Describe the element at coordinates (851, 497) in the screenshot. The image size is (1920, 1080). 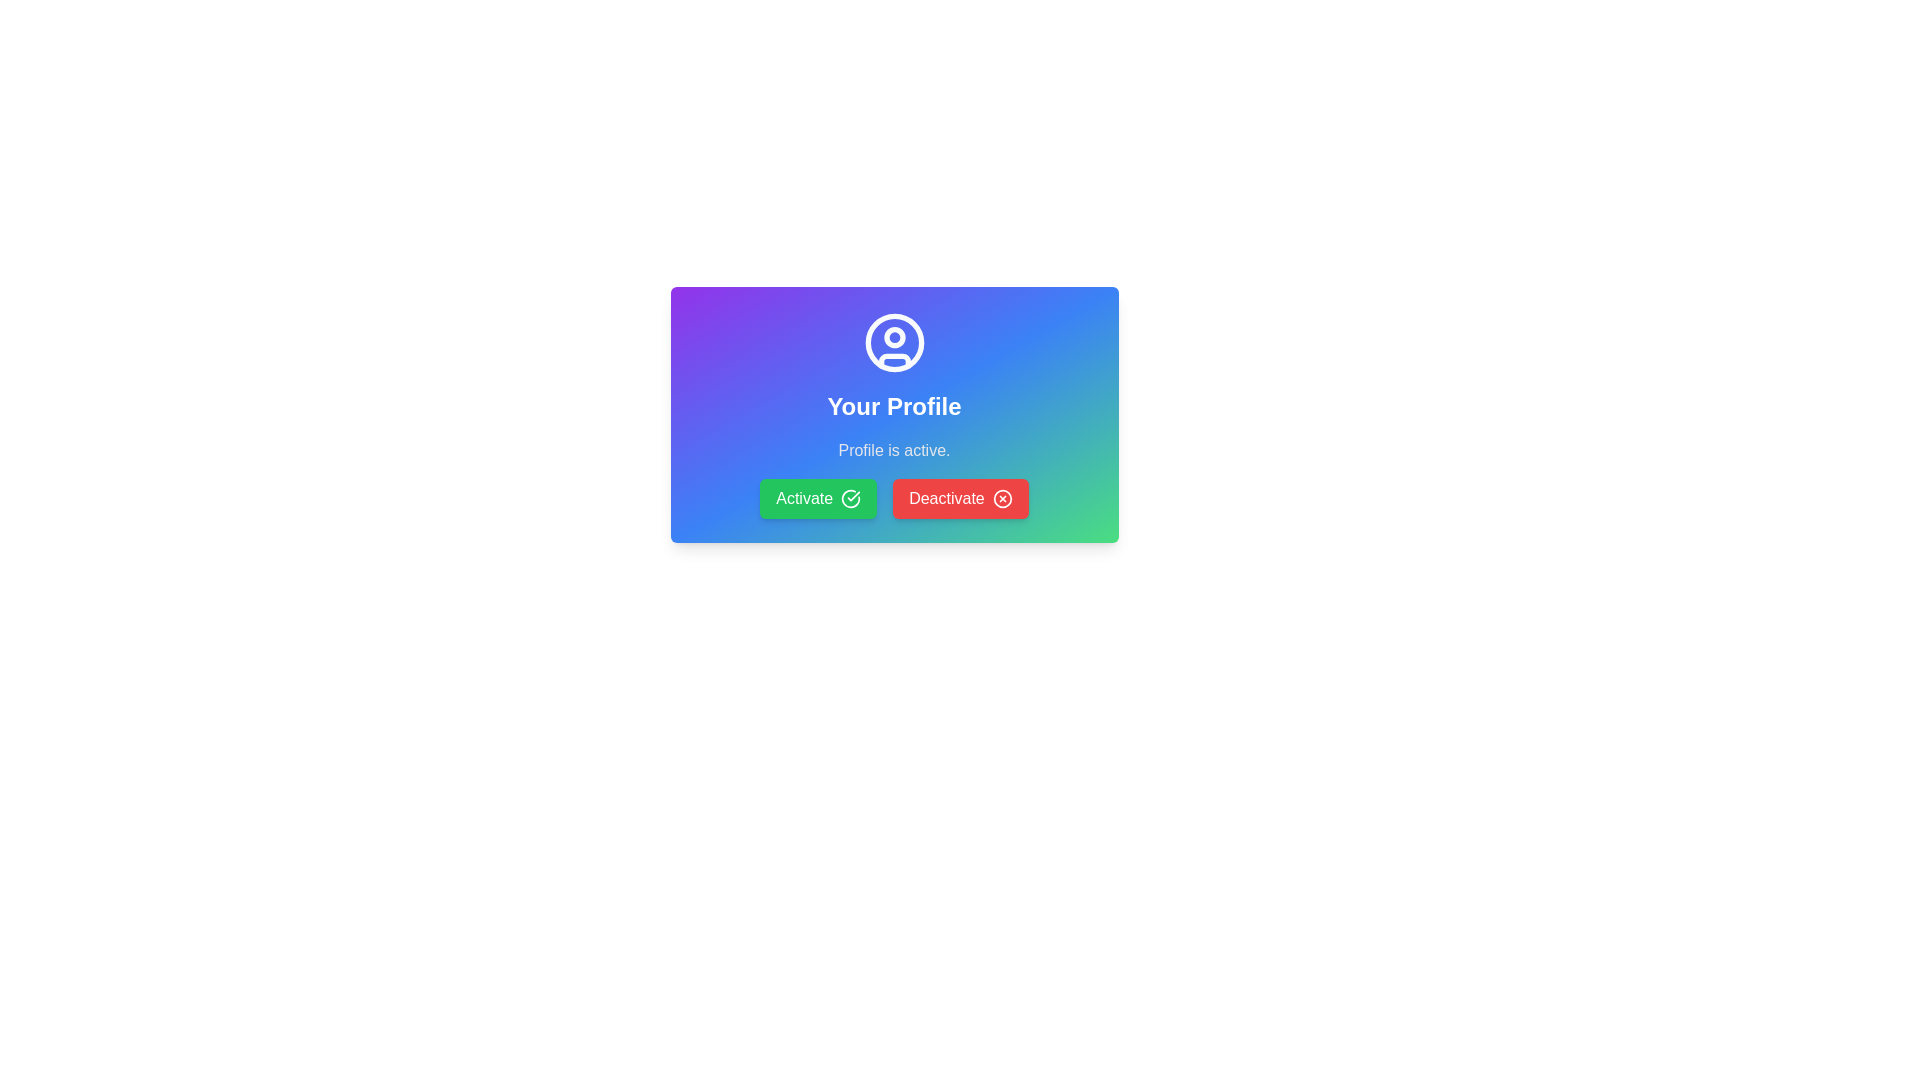
I see `the green 'Activate' button which contains the SVG icon positioned to the left of the 'Deactivate' button` at that location.